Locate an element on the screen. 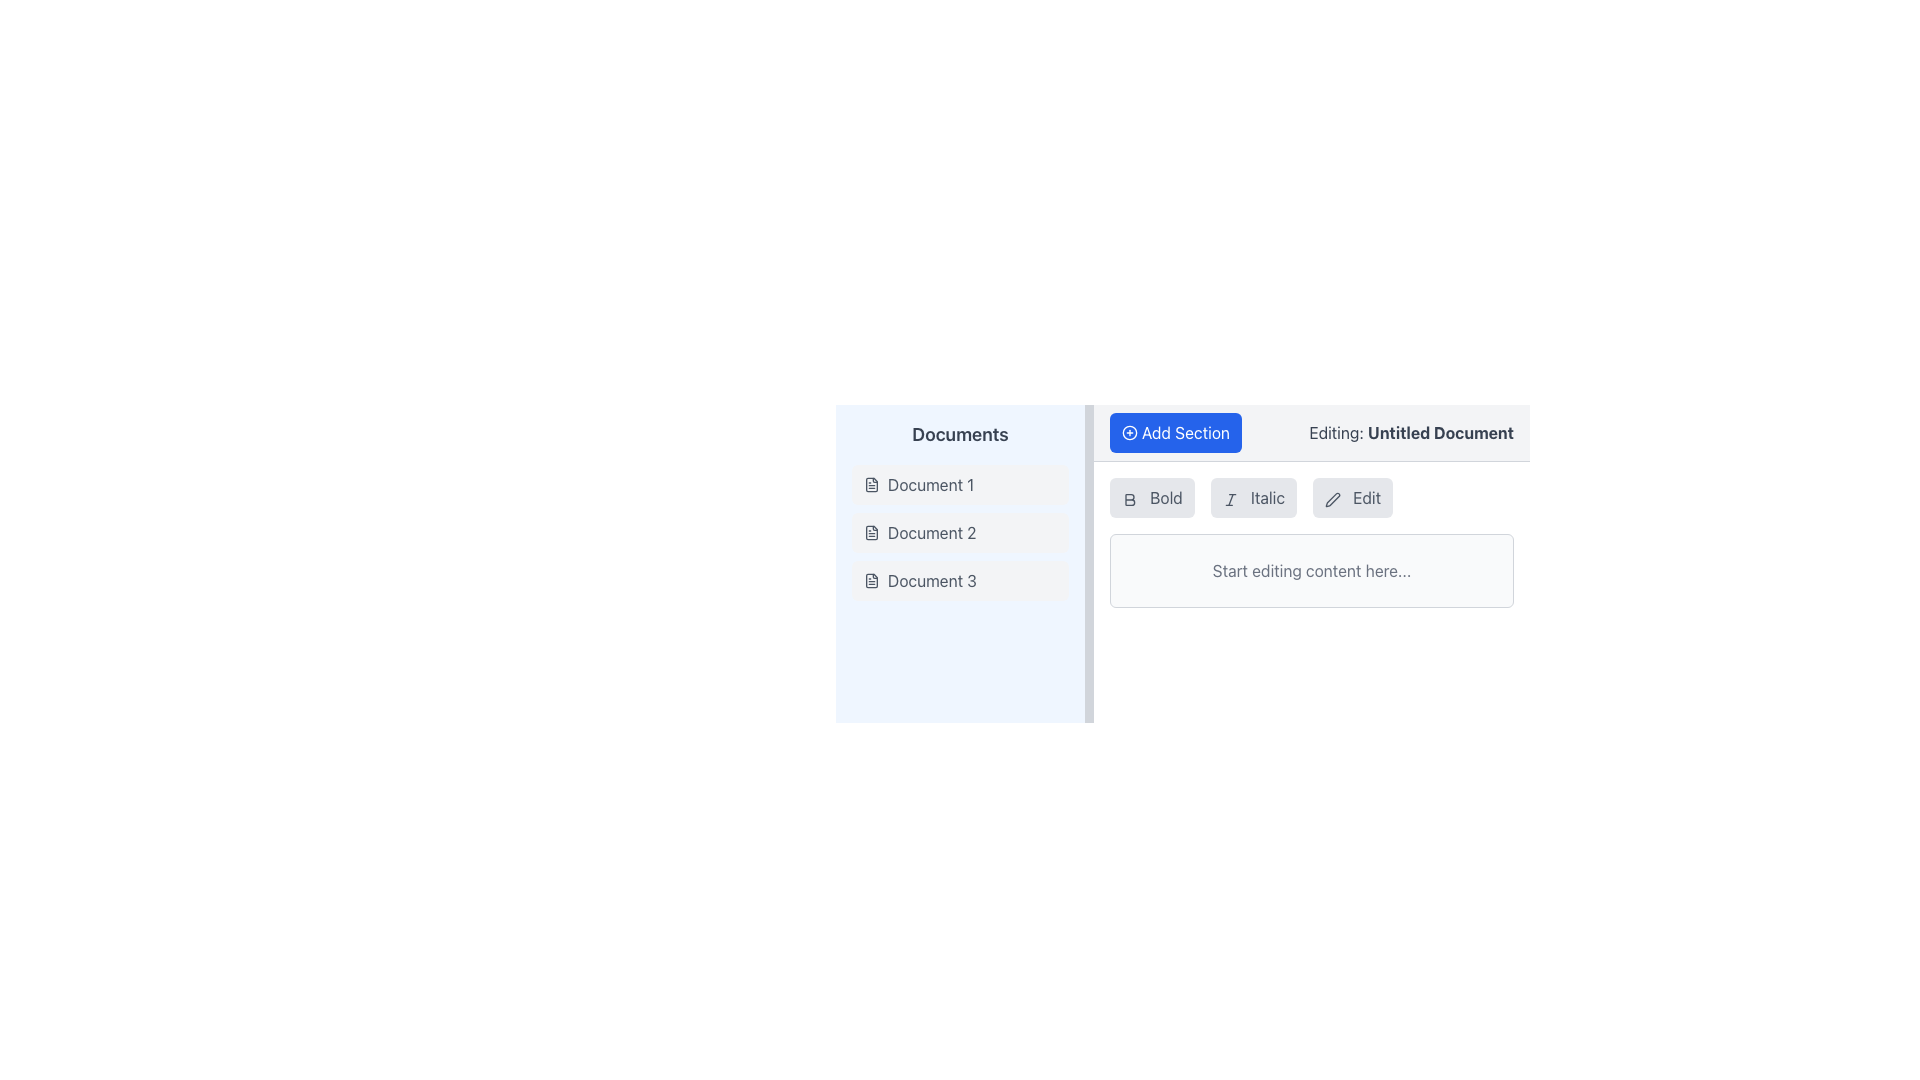 The width and height of the screenshot is (1920, 1080). the toggle button for bold styling in the text editing environment is located at coordinates (1152, 496).